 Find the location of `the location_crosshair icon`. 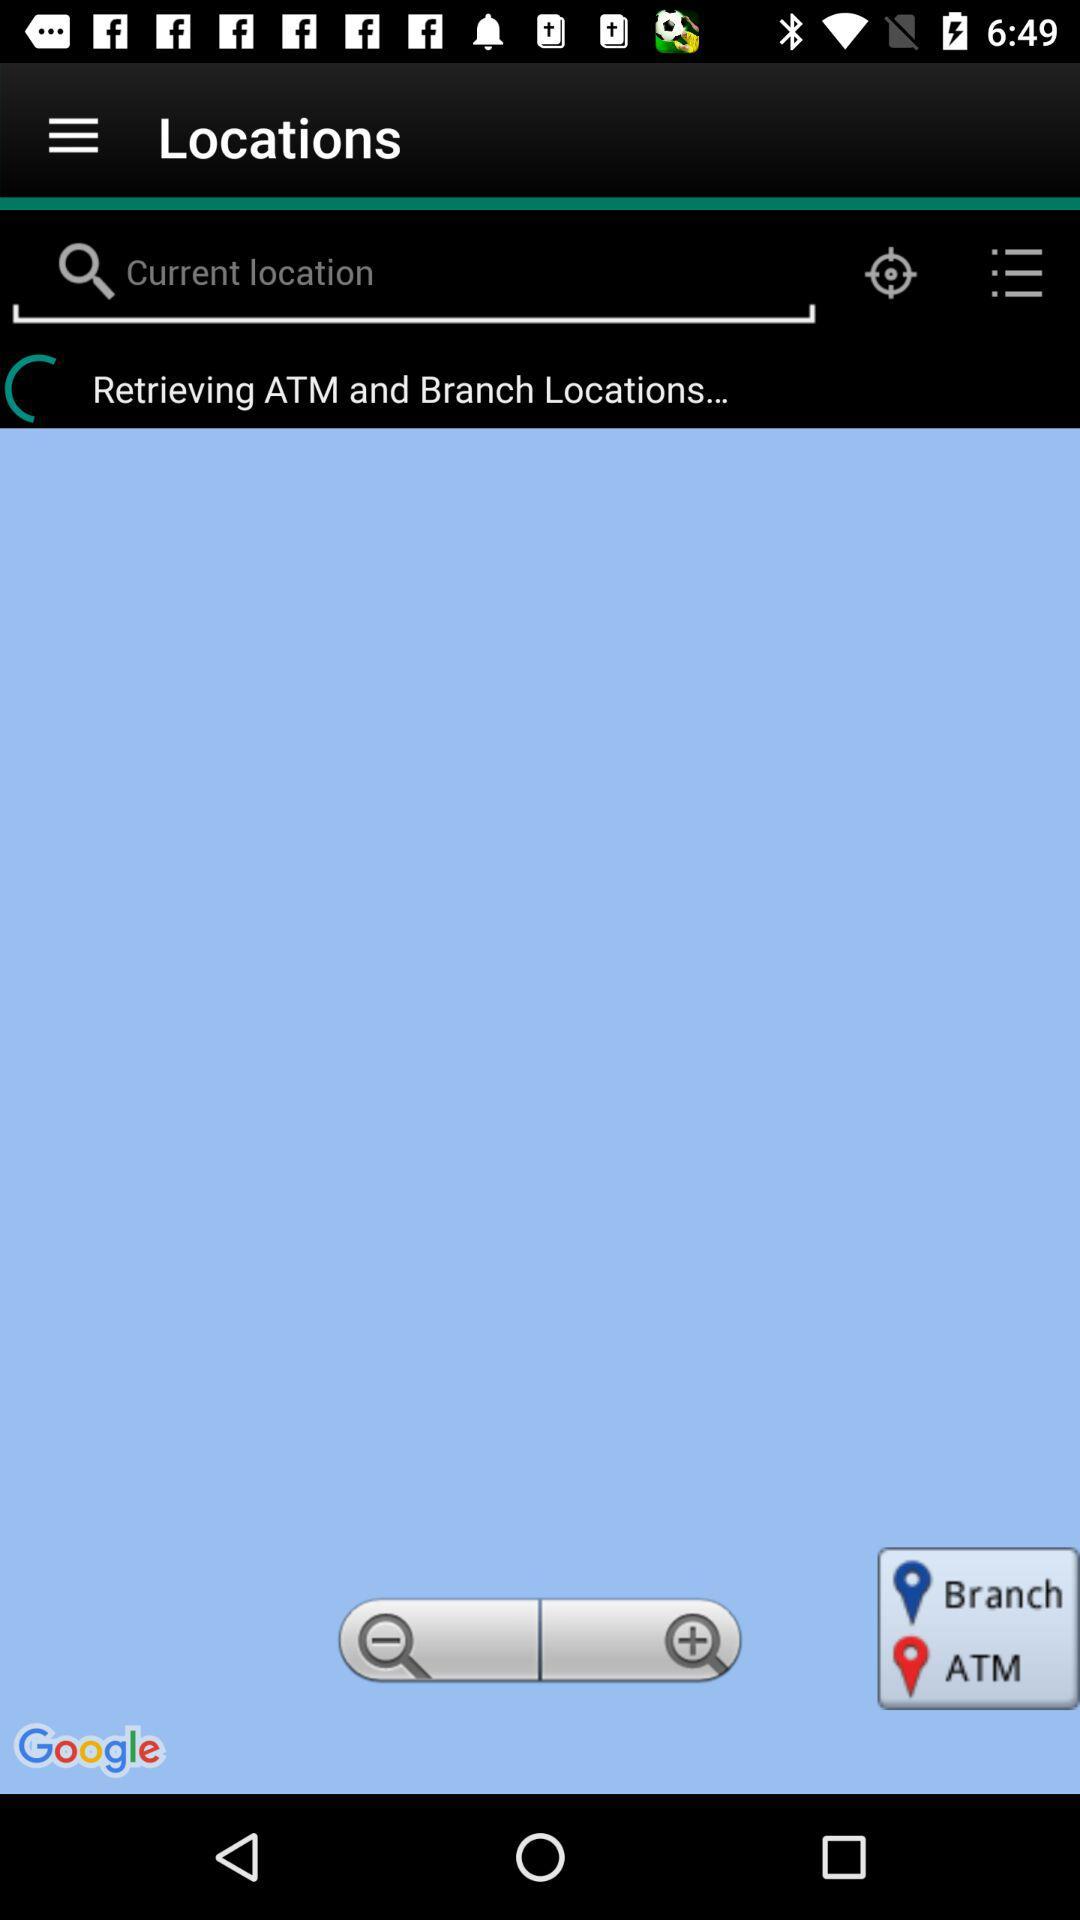

the location_crosshair icon is located at coordinates (890, 272).